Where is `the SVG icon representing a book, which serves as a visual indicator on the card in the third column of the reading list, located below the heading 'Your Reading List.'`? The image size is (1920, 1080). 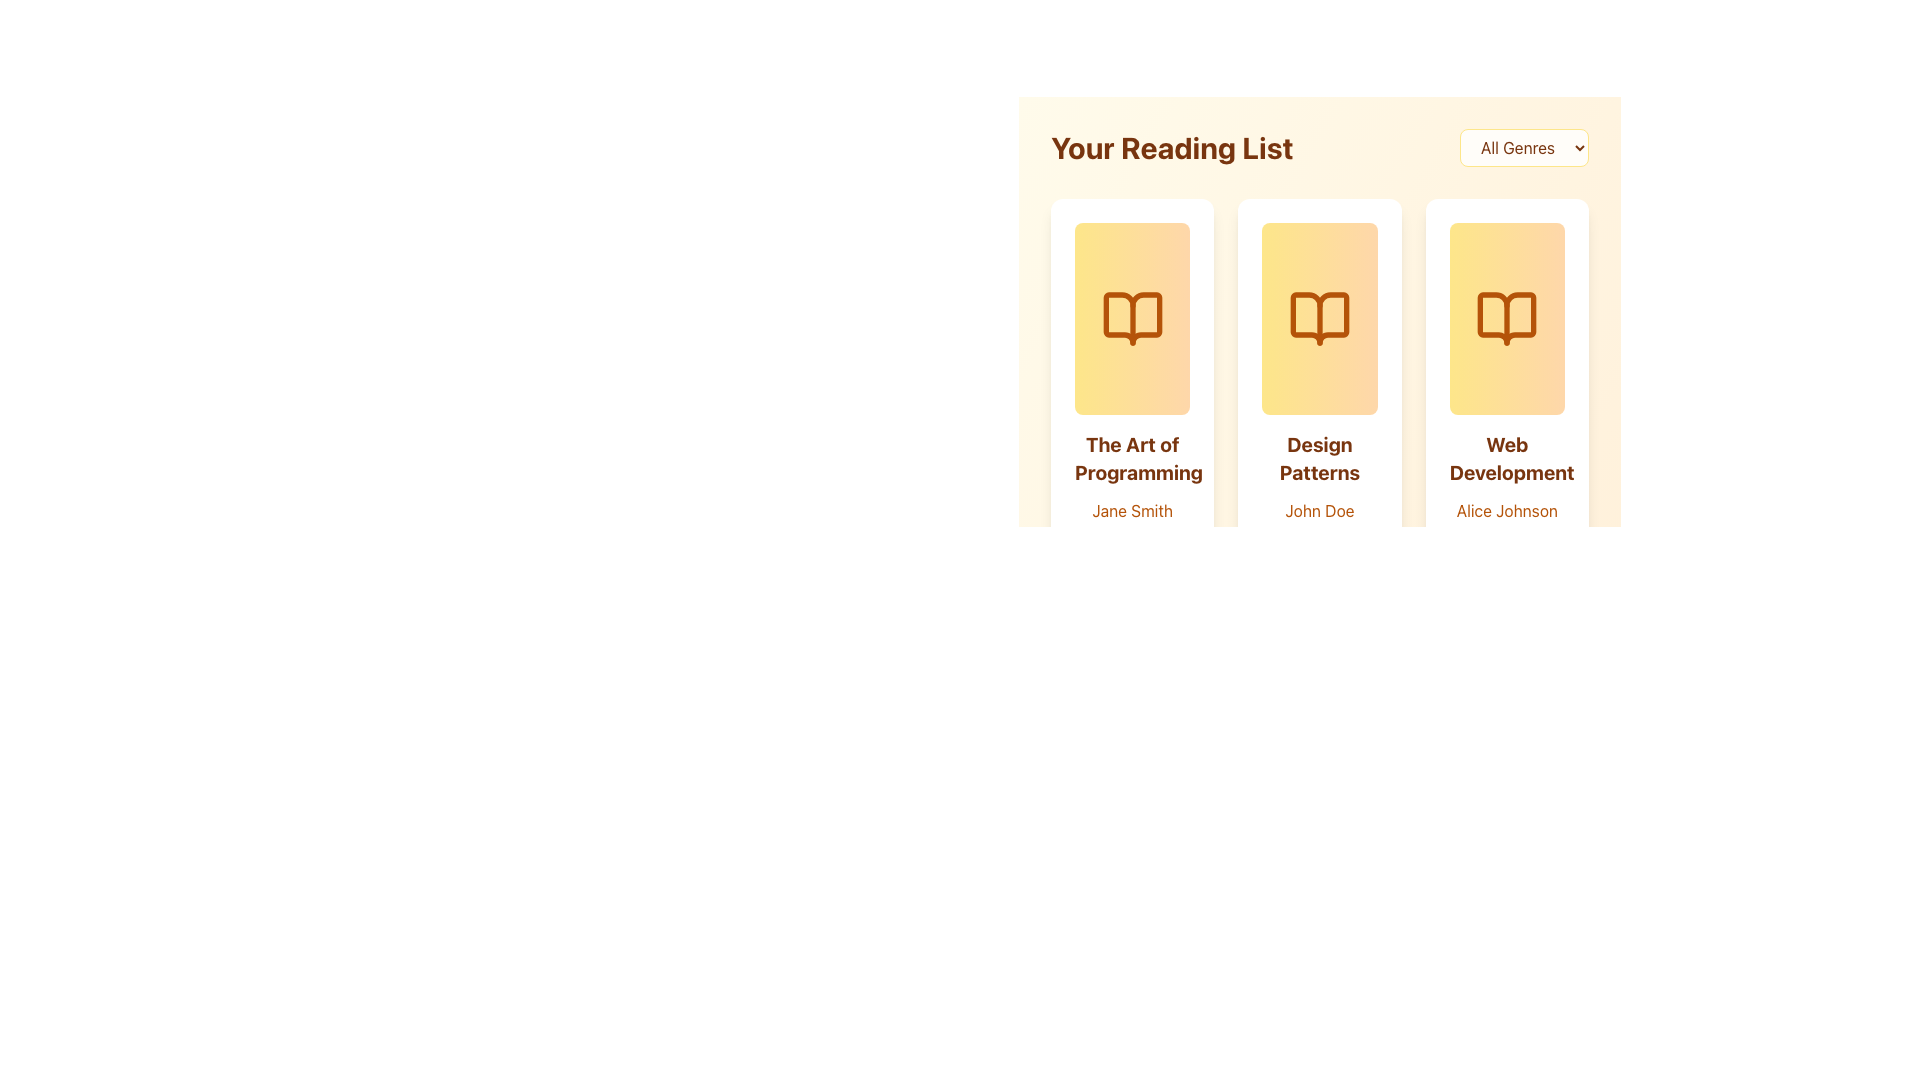 the SVG icon representing a book, which serves as a visual indicator on the card in the third column of the reading list, located below the heading 'Your Reading List.' is located at coordinates (1507, 318).